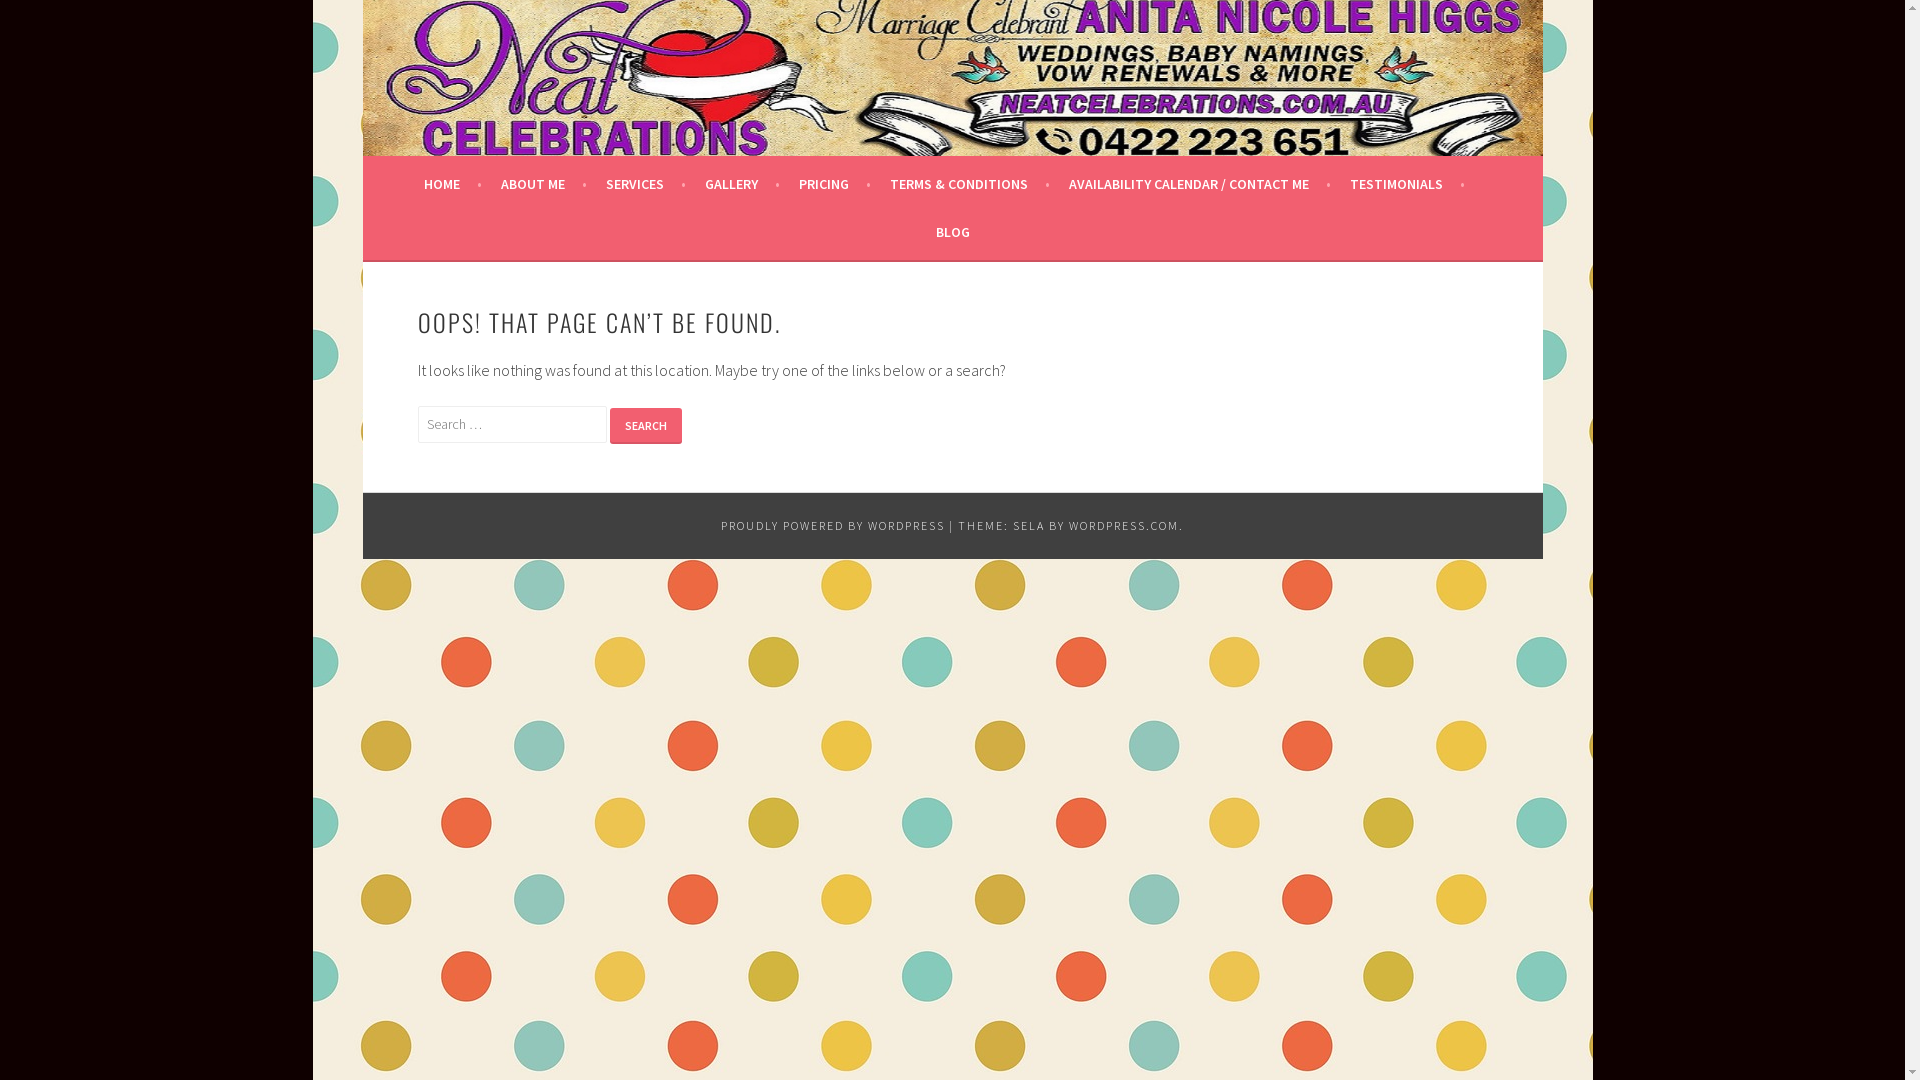 This screenshot has height=1080, width=1920. Describe the element at coordinates (416, 70) in the screenshot. I see `'NEAT CELEBRATIONS'` at that location.